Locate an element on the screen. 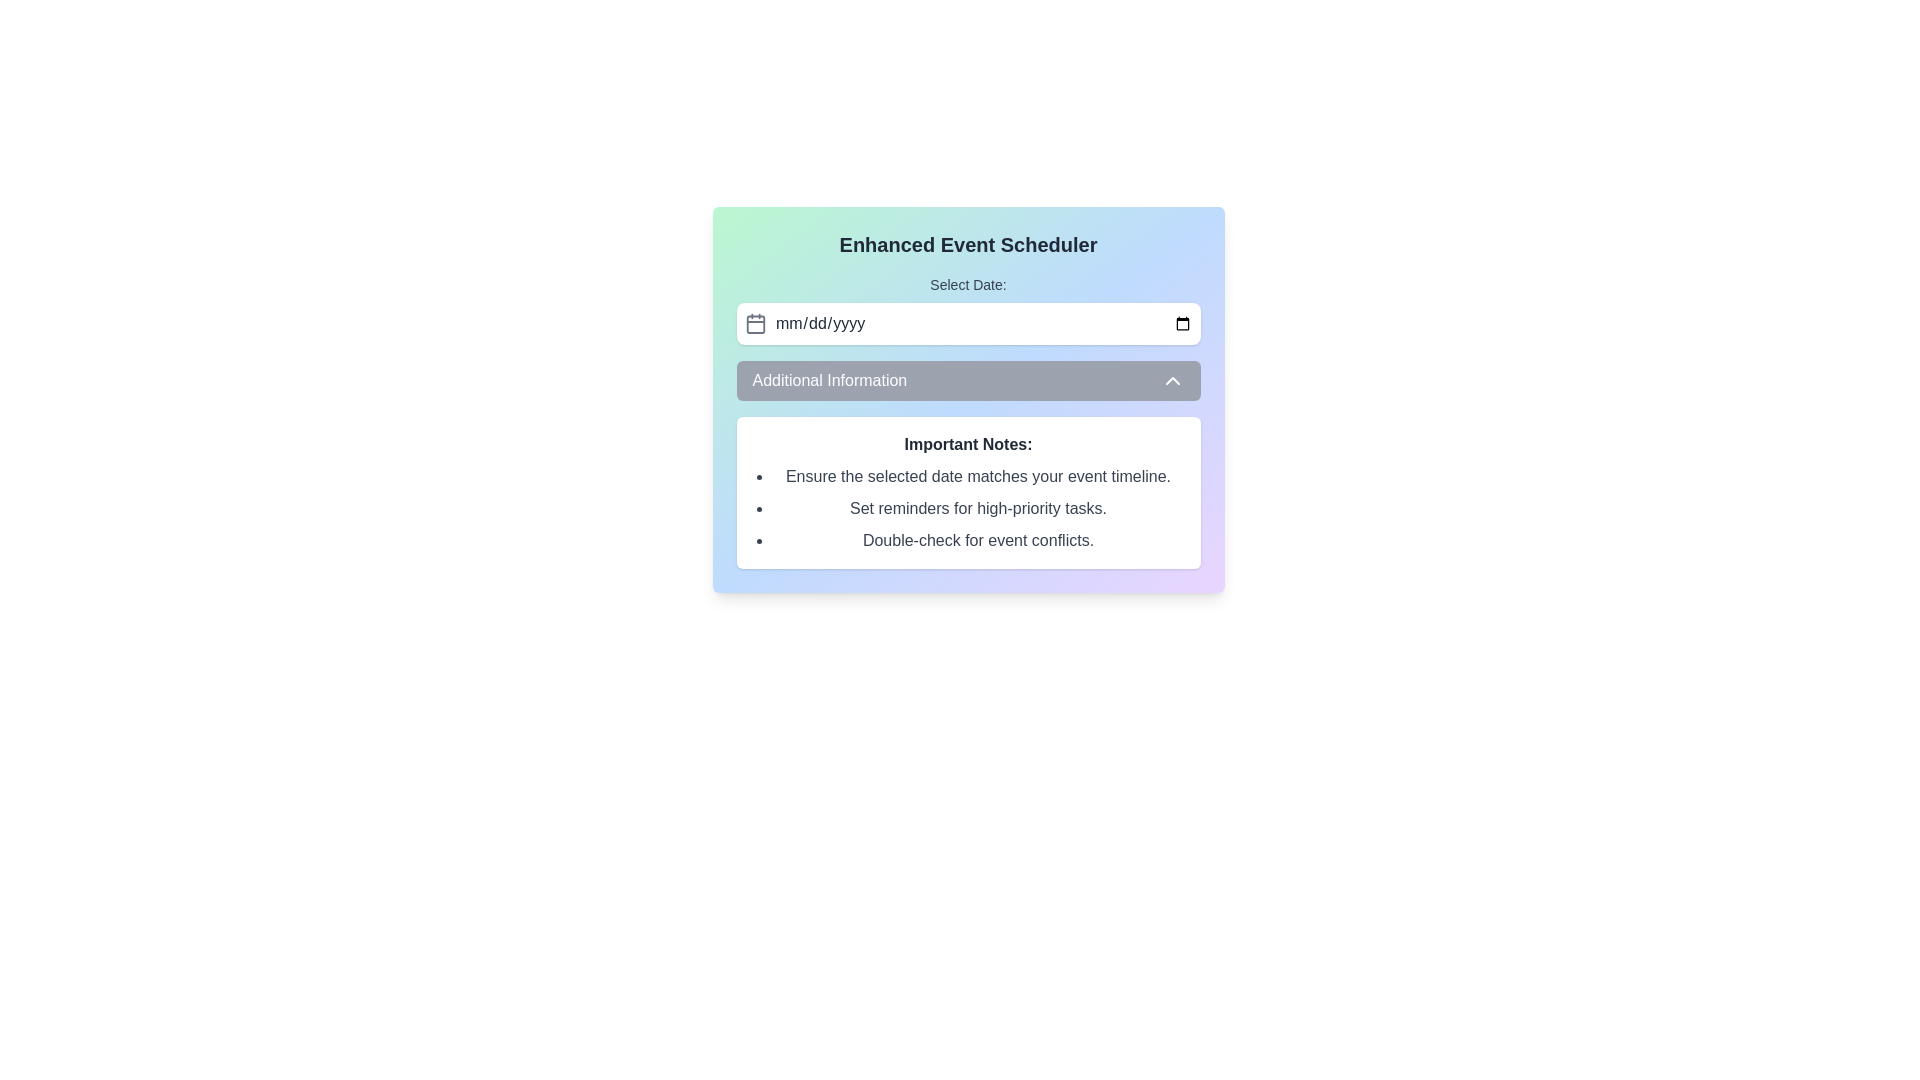 Image resolution: width=1920 pixels, height=1080 pixels. the 'Additional Information' text label, which is styled in white text on a gray background and is part of an interactive button near the upper-middle section of the interface is located at coordinates (829, 381).